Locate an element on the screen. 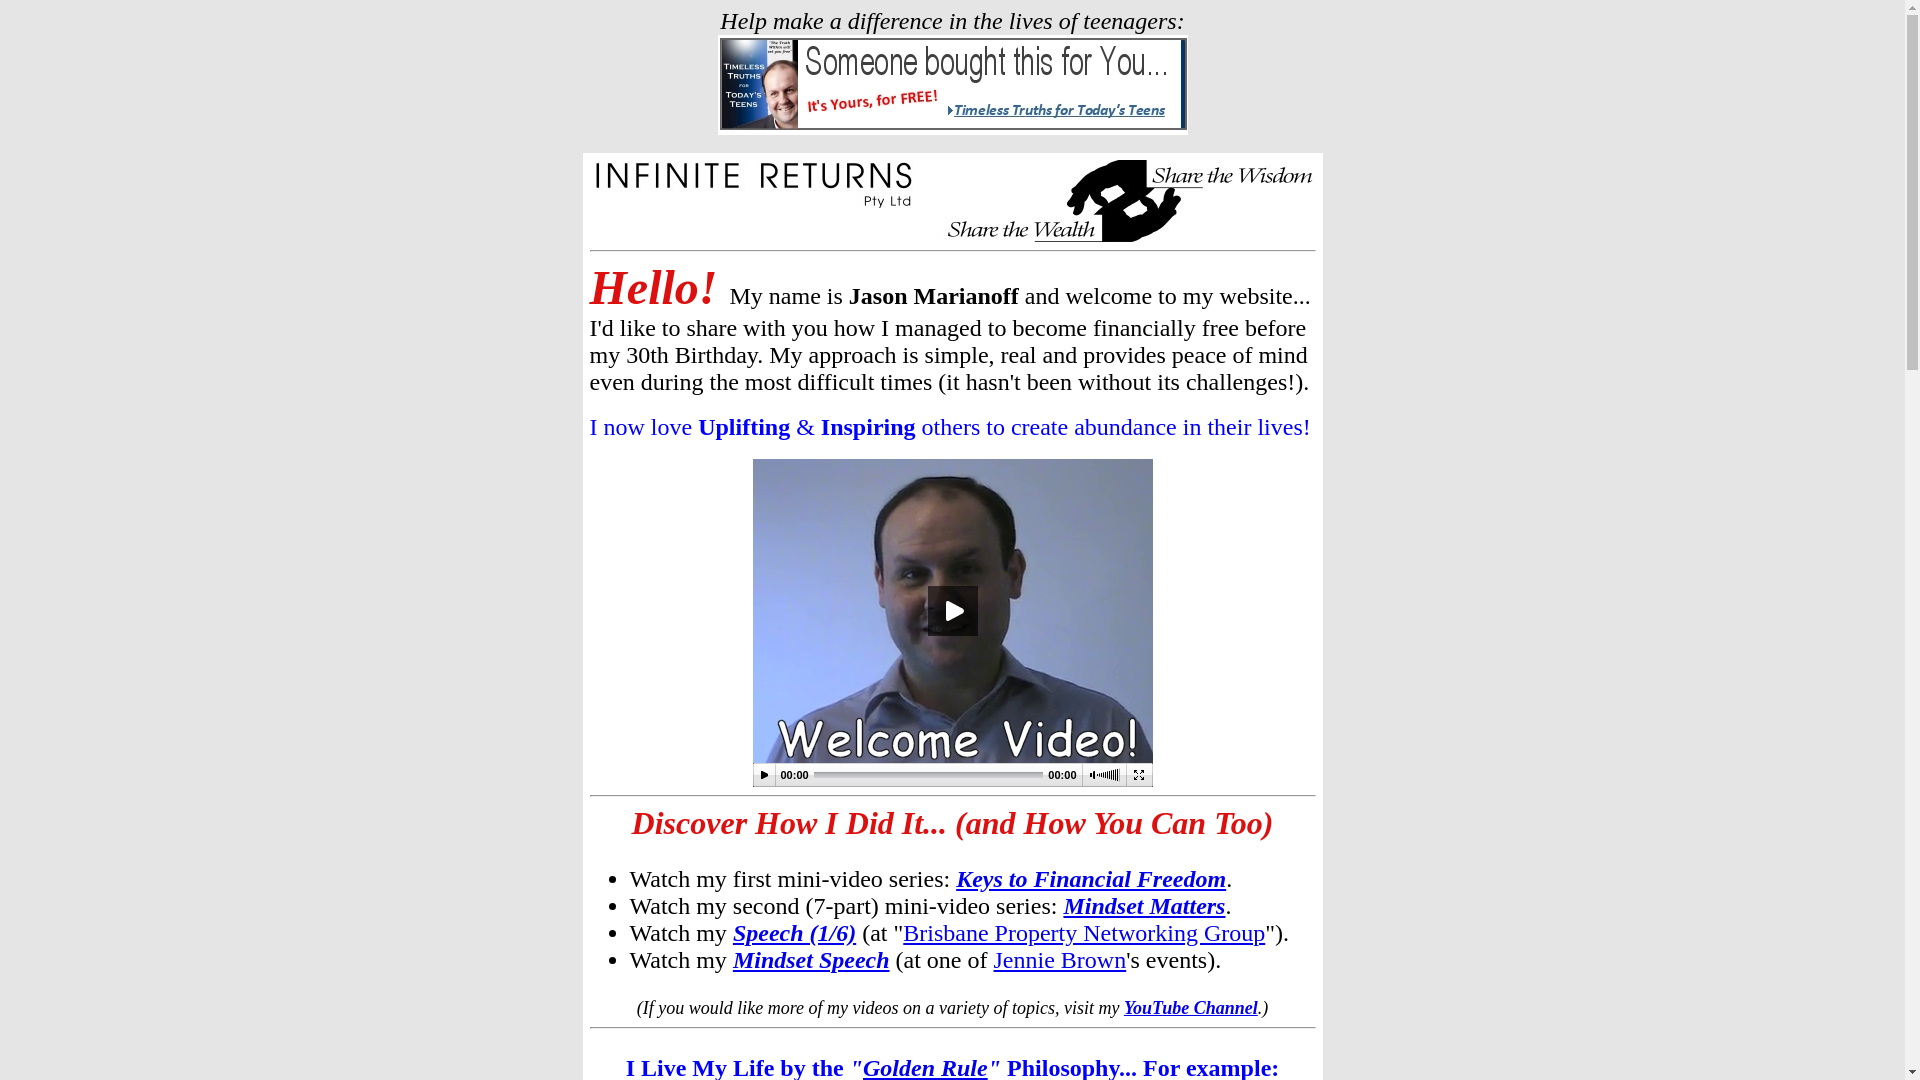 The width and height of the screenshot is (1920, 1080). 'Mindset Speech' is located at coordinates (732, 959).